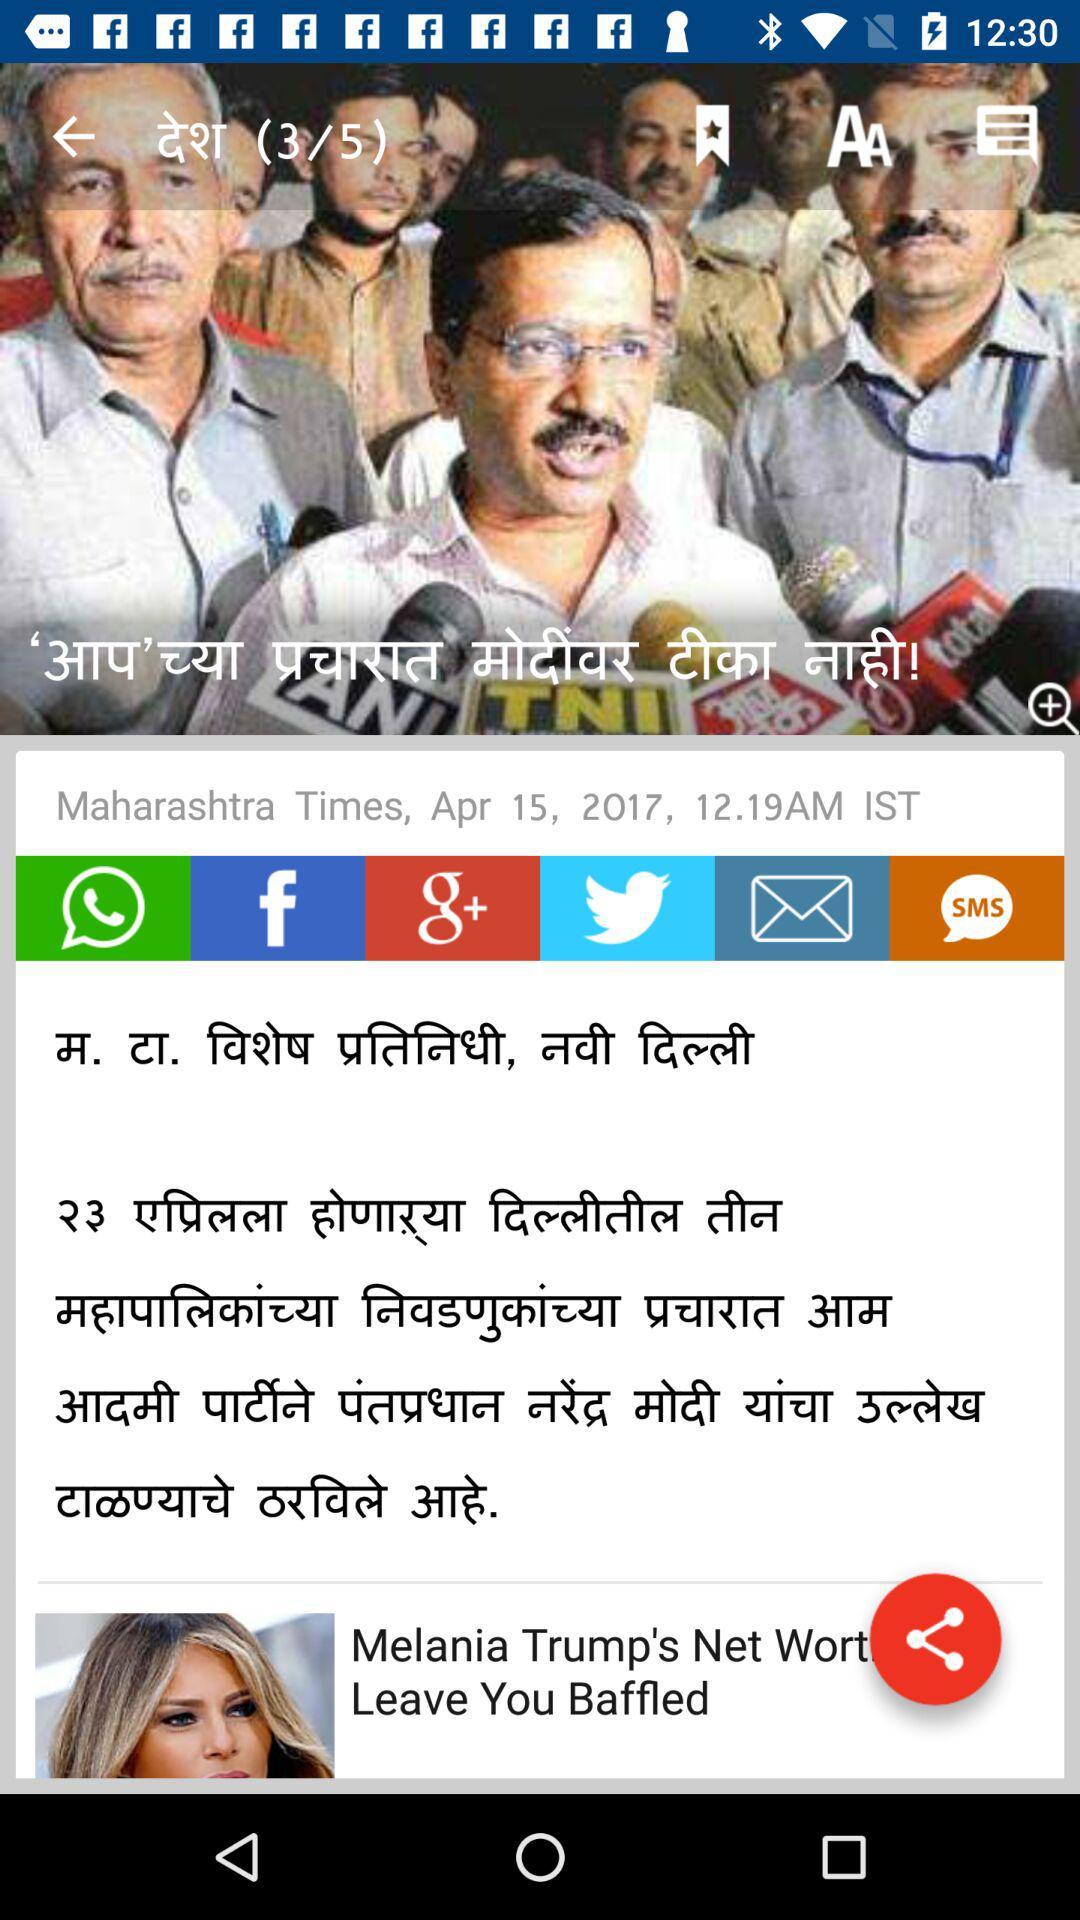  I want to click on tweet article, so click(626, 907).